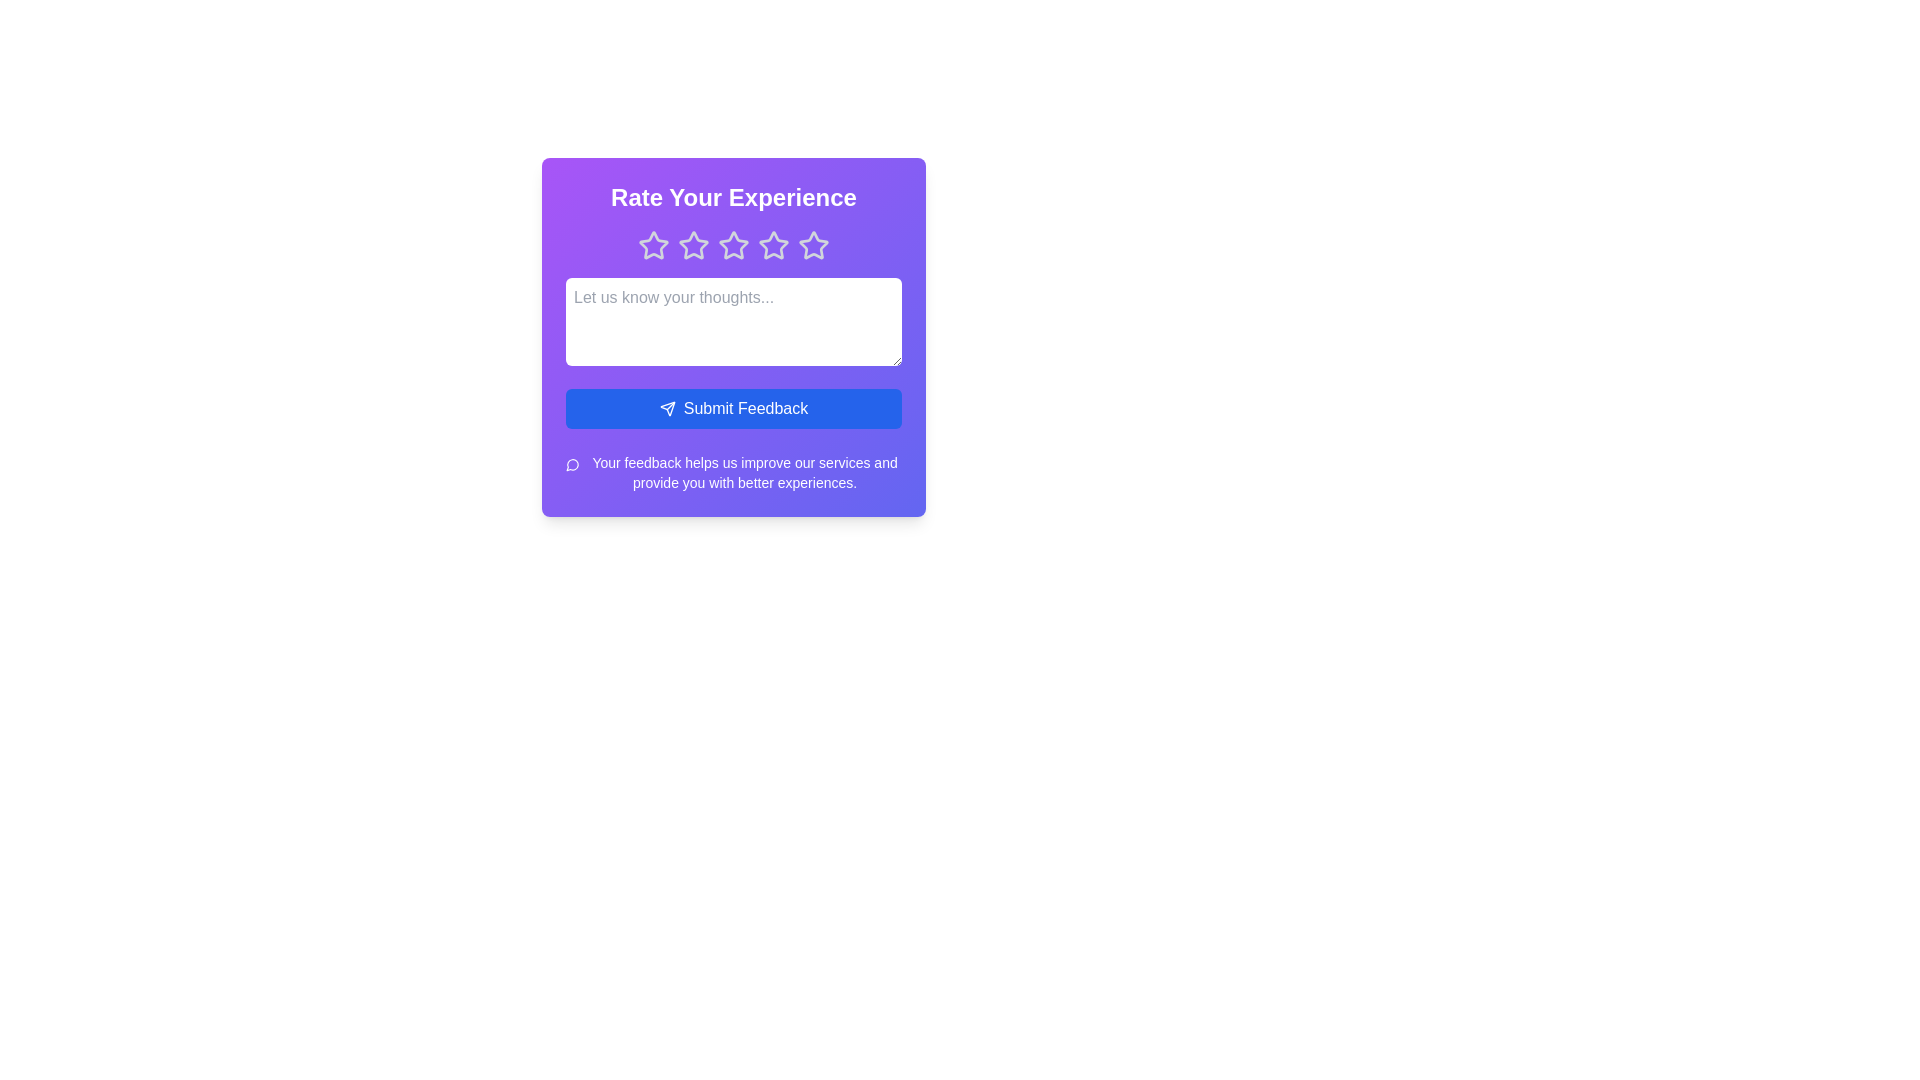 This screenshot has width=1920, height=1080. I want to click on the third star in the five-star rating component located in the purple feedback panel, so click(733, 245).